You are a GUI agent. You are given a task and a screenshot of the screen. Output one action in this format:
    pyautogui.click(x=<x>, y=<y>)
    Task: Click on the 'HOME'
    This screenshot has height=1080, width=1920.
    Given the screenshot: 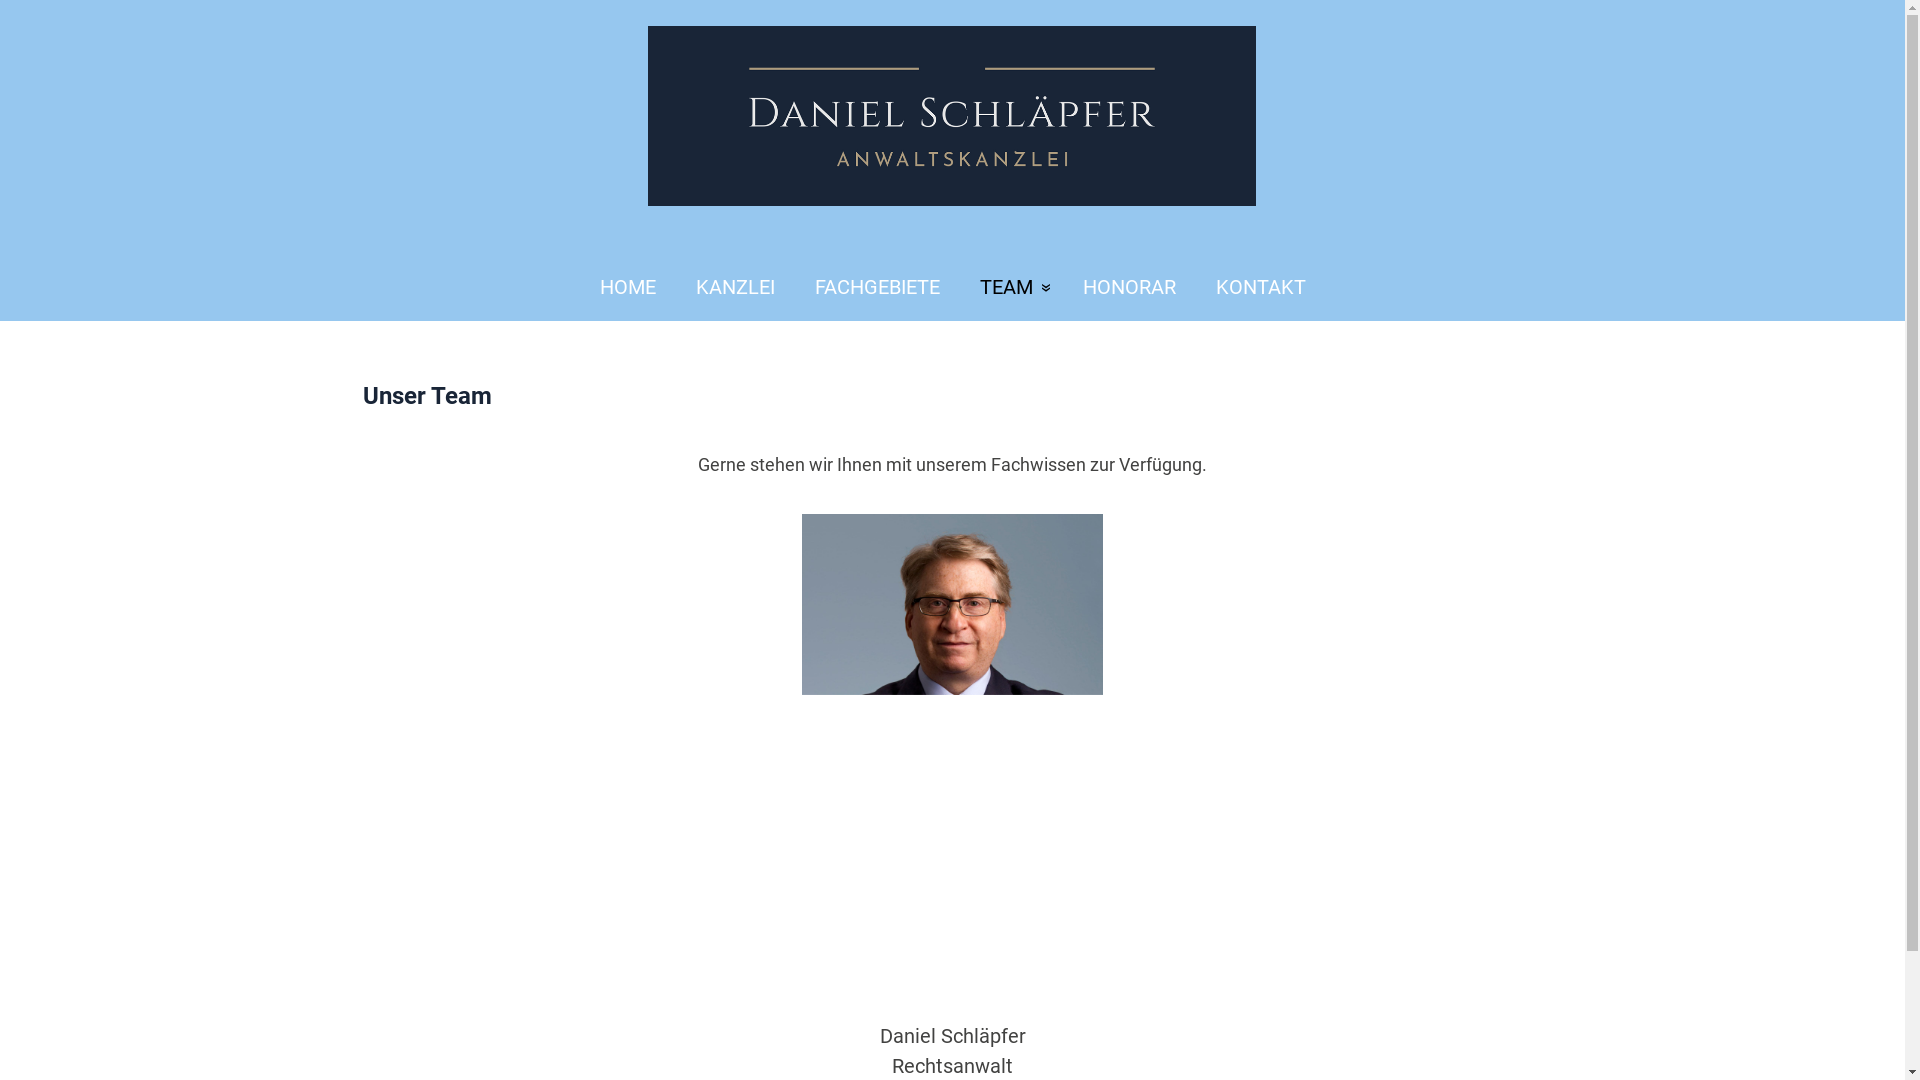 What is the action you would take?
    pyautogui.click(x=617, y=287)
    